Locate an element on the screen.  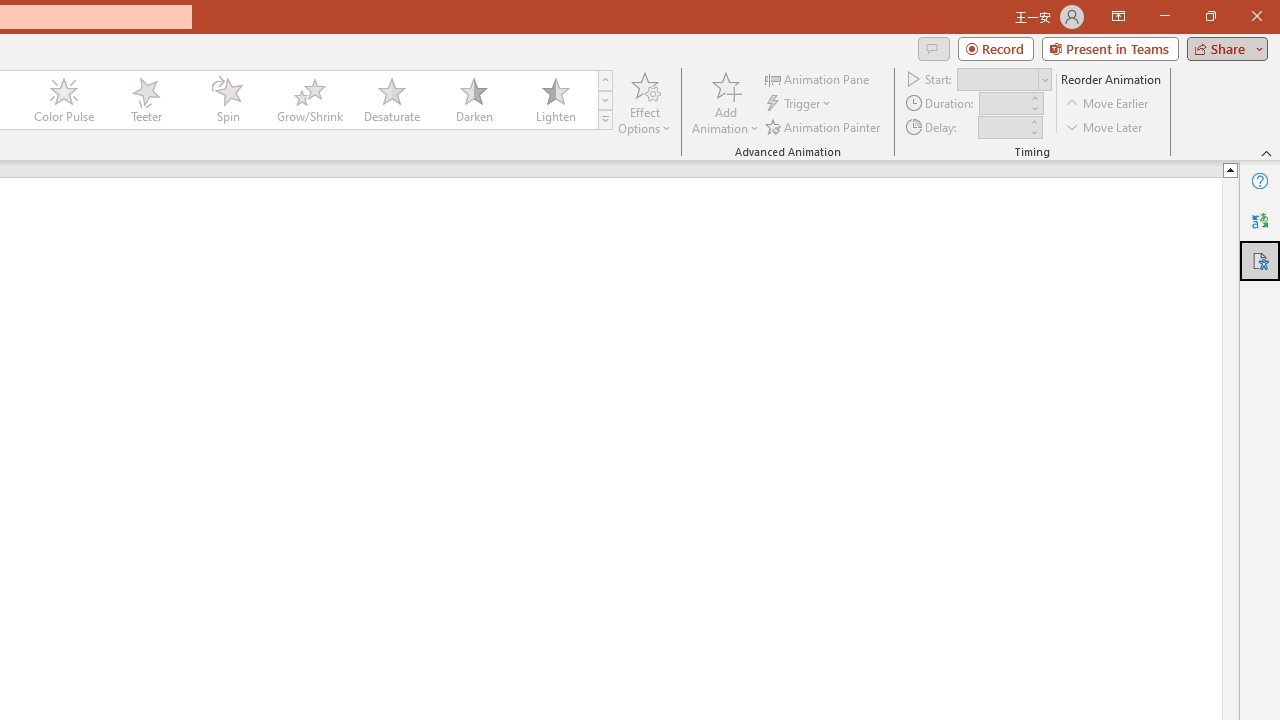
'Spin' is located at coordinates (227, 100).